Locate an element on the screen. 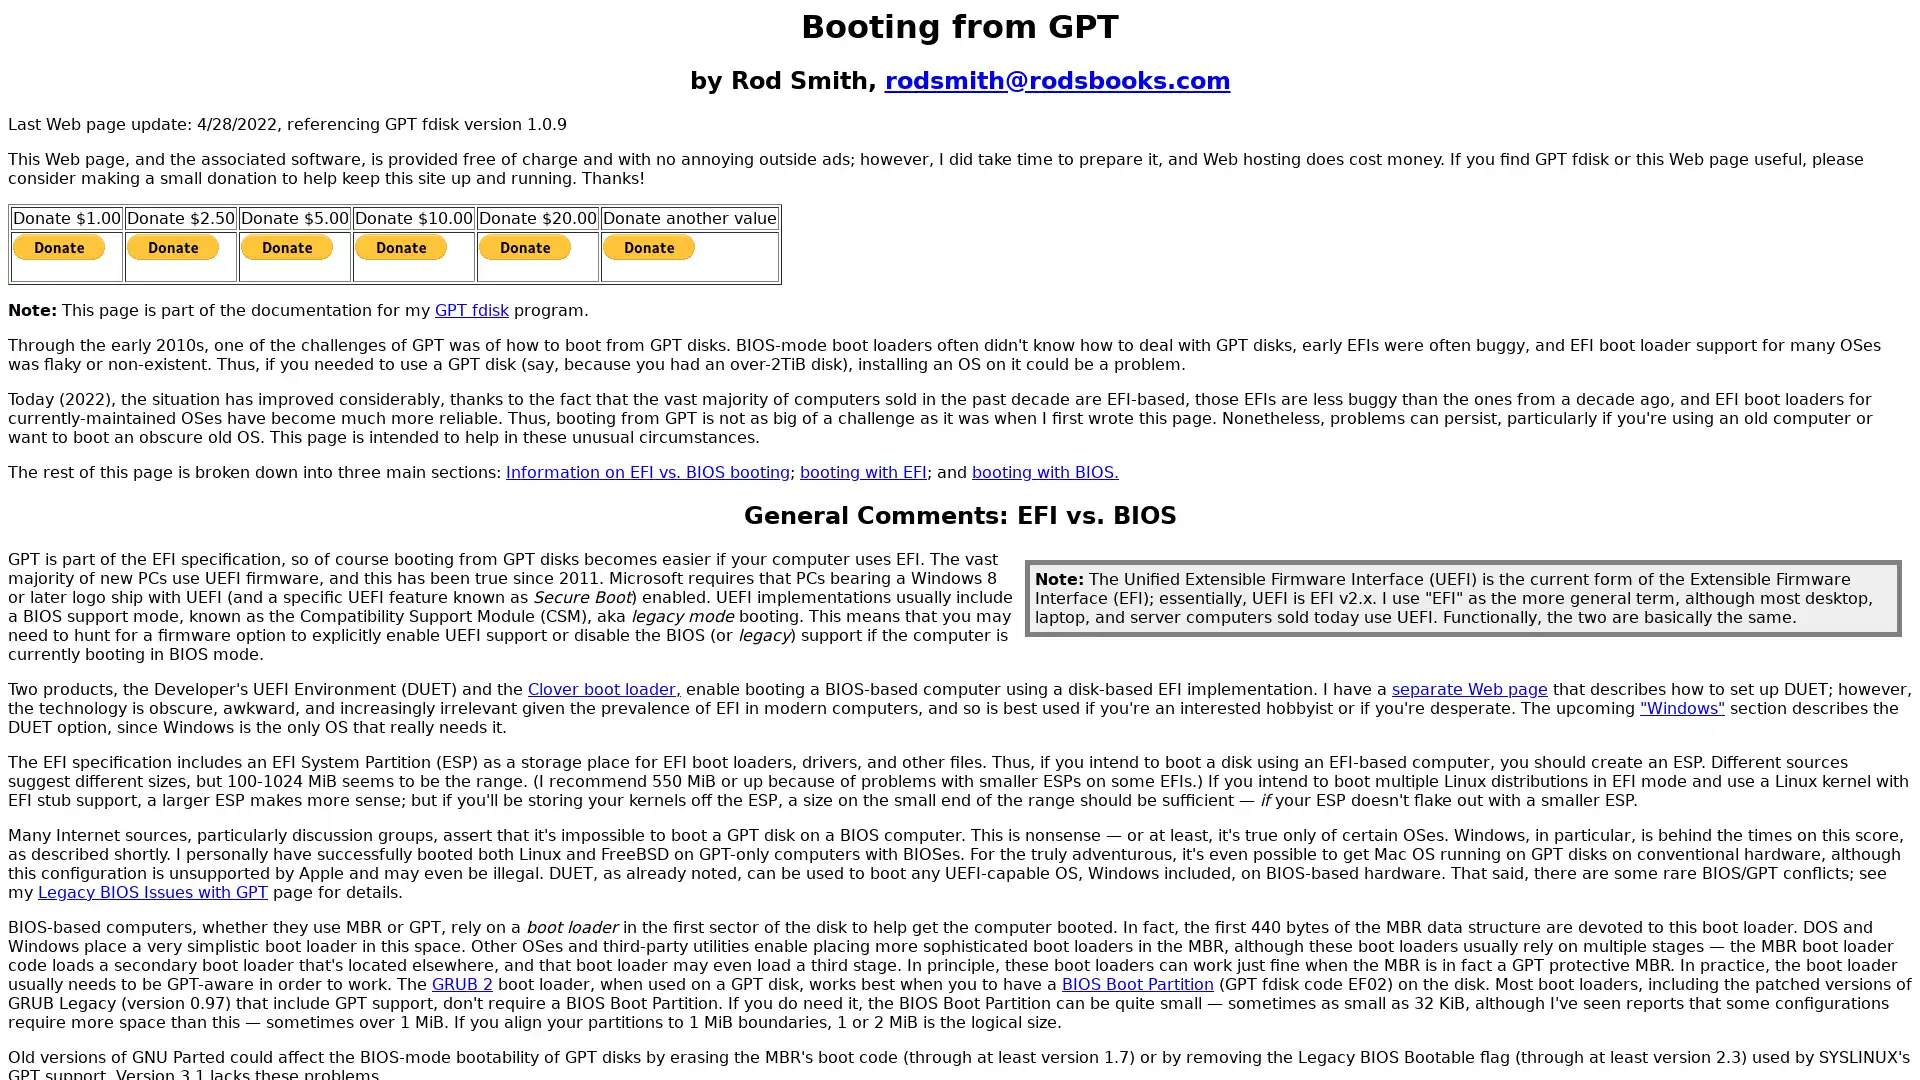  PayPal - The safer, easier way to pay online! is located at coordinates (648, 245).